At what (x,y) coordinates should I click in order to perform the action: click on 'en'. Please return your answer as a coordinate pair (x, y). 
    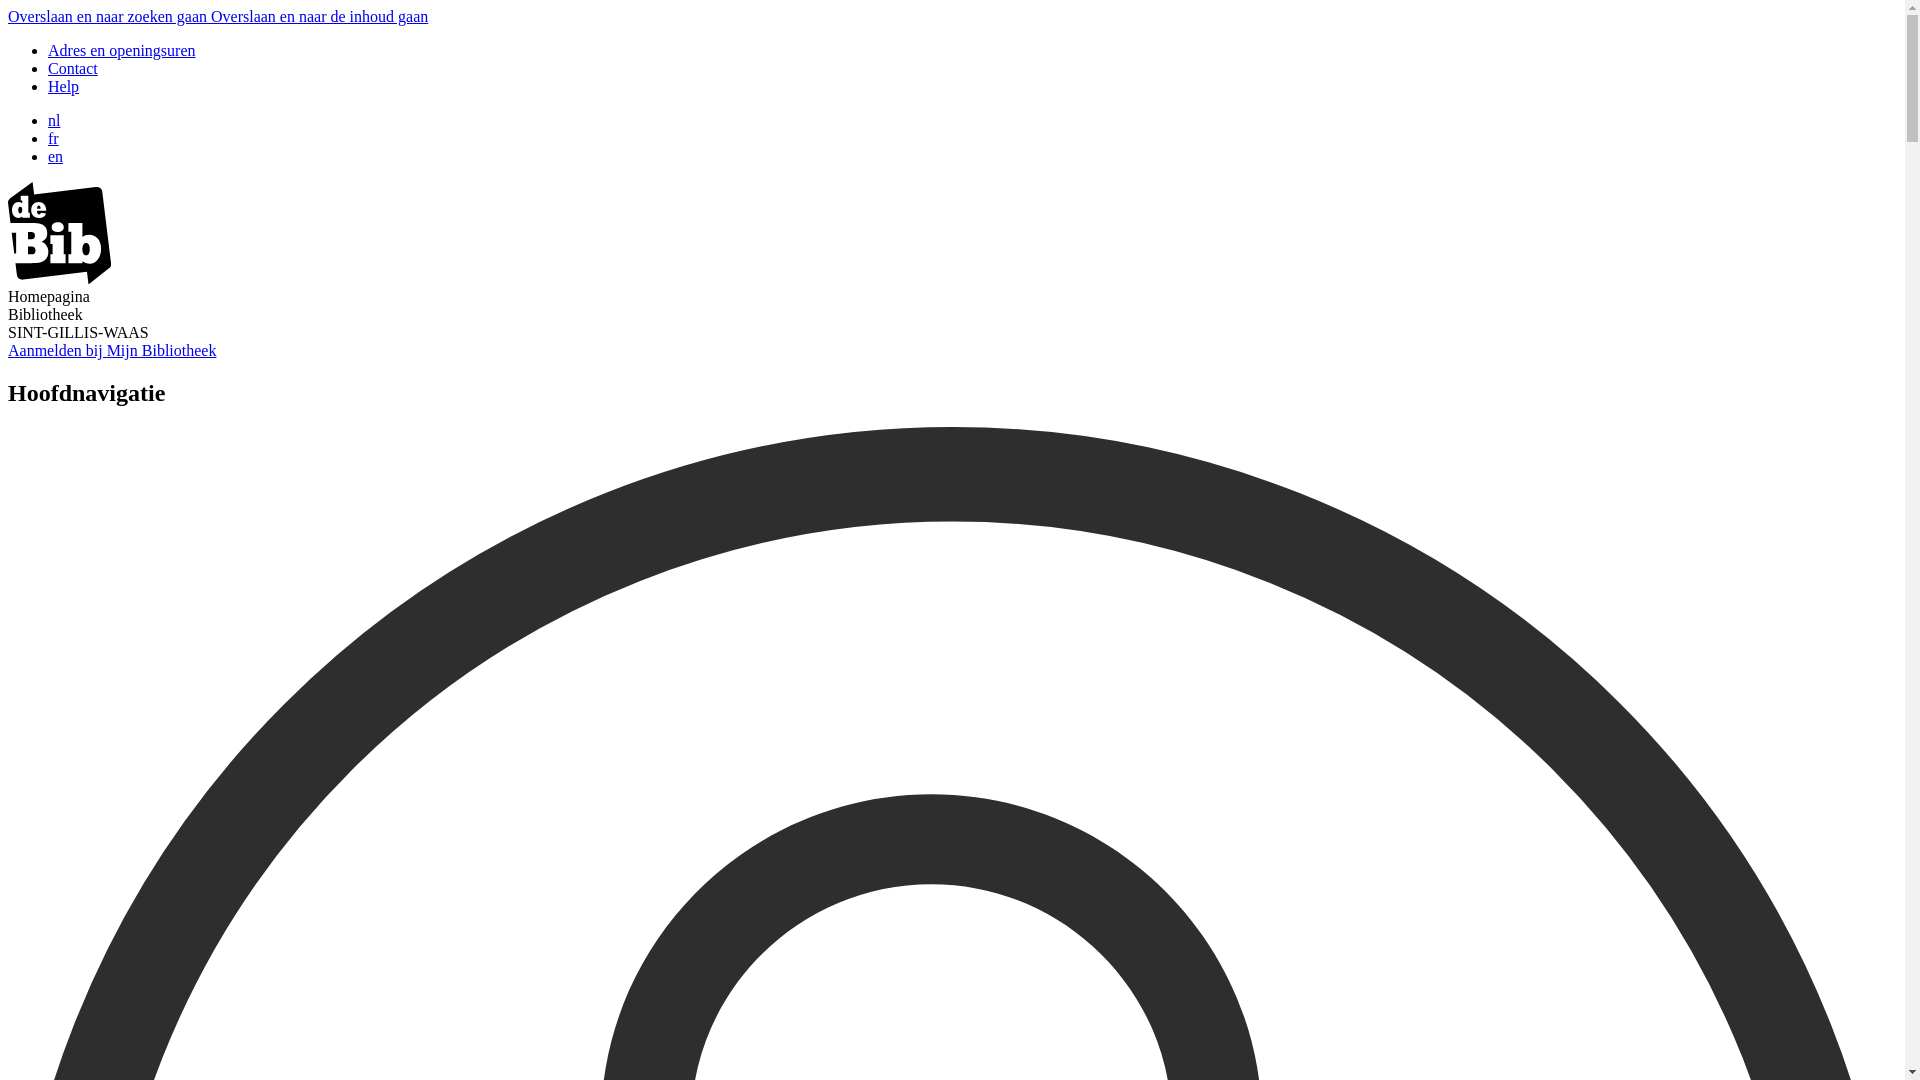
    Looking at the image, I should click on (55, 155).